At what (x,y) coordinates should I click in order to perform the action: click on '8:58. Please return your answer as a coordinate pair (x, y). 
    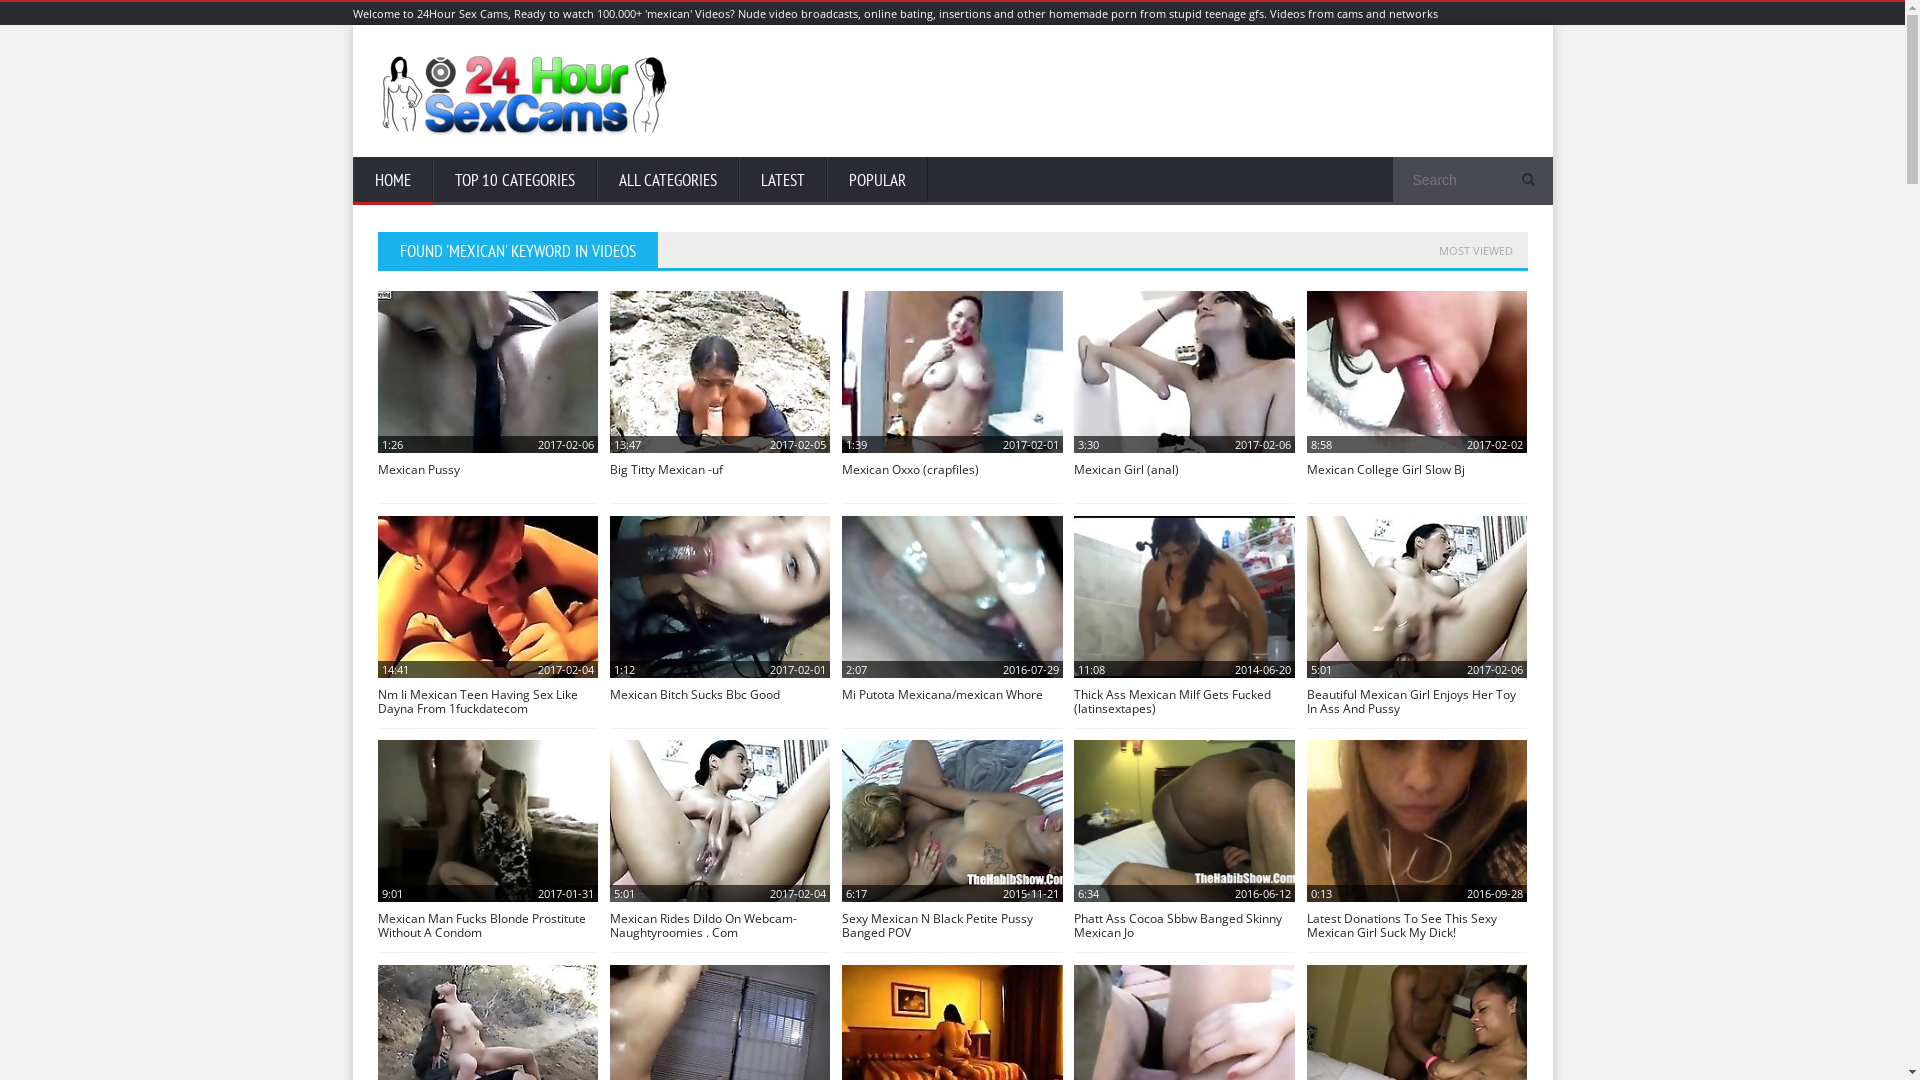
    Looking at the image, I should click on (1416, 392).